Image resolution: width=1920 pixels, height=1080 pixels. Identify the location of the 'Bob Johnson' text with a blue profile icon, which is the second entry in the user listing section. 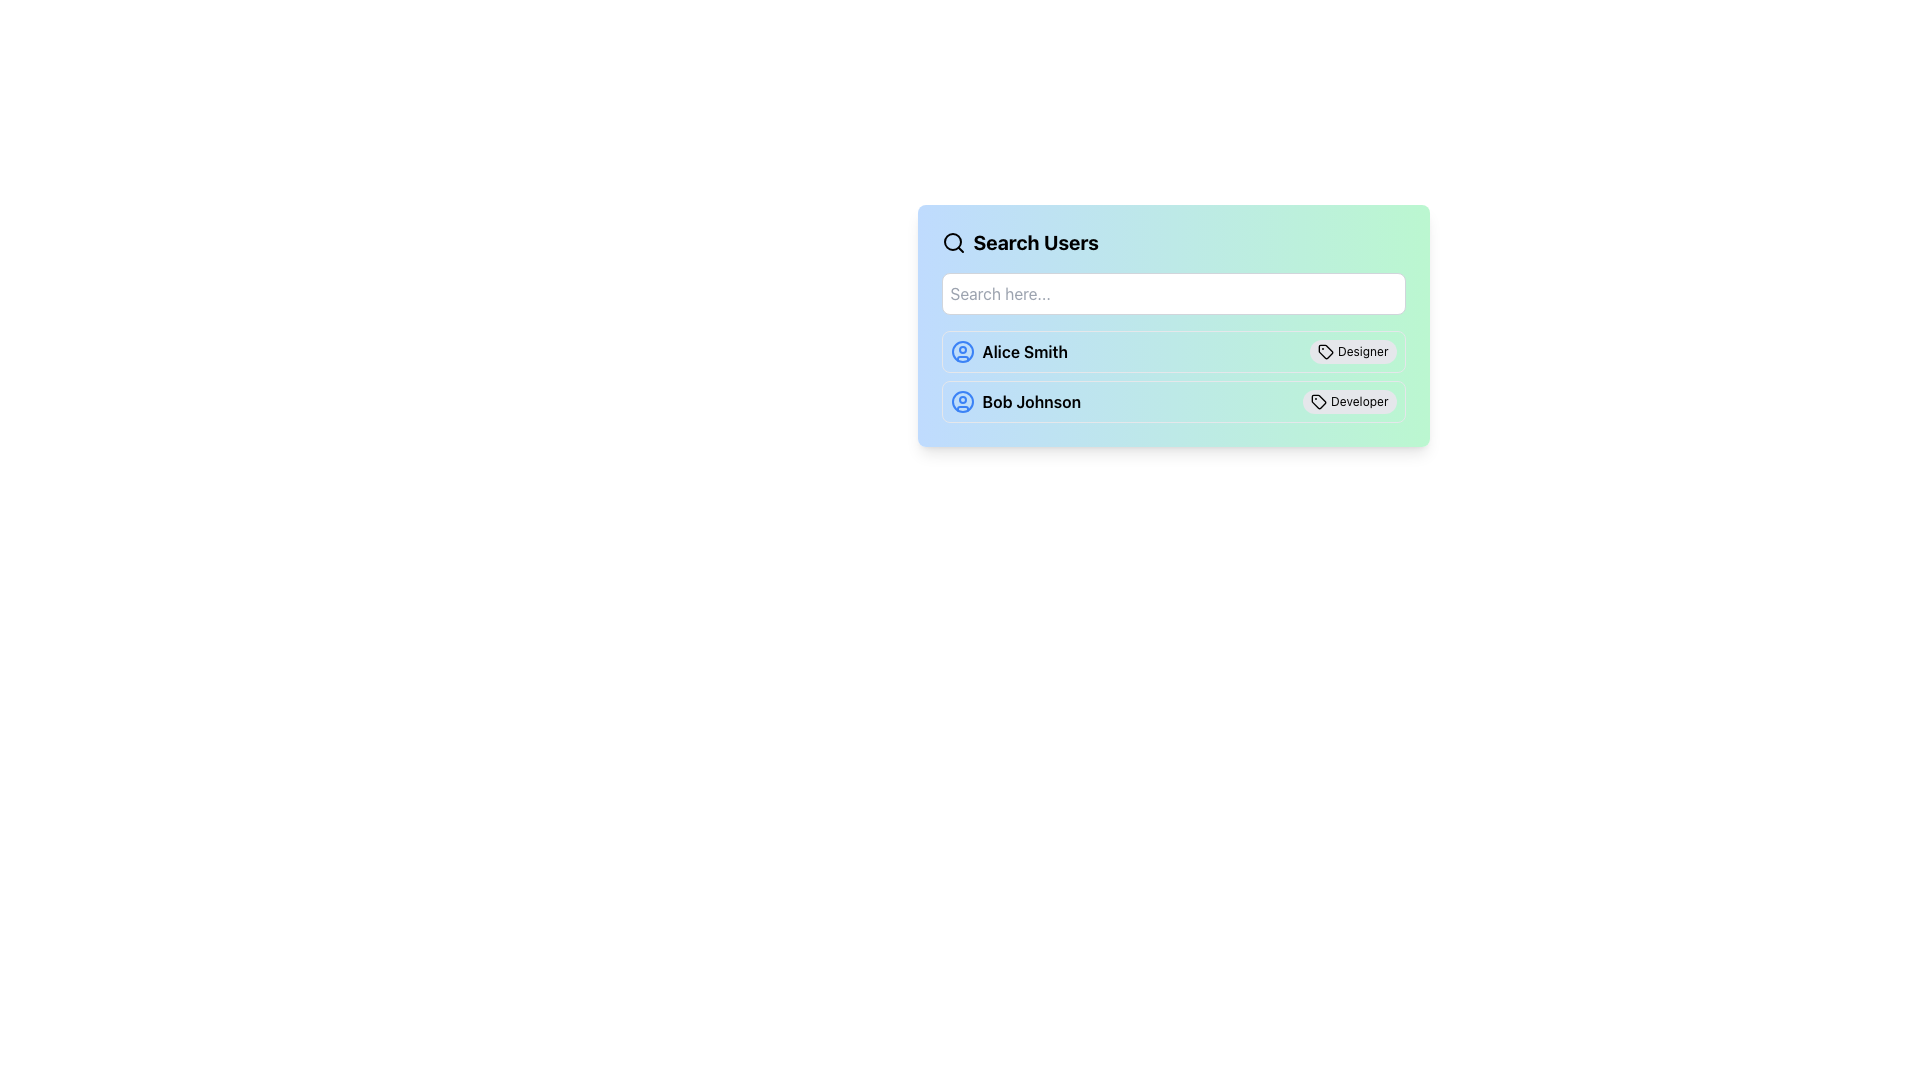
(1015, 401).